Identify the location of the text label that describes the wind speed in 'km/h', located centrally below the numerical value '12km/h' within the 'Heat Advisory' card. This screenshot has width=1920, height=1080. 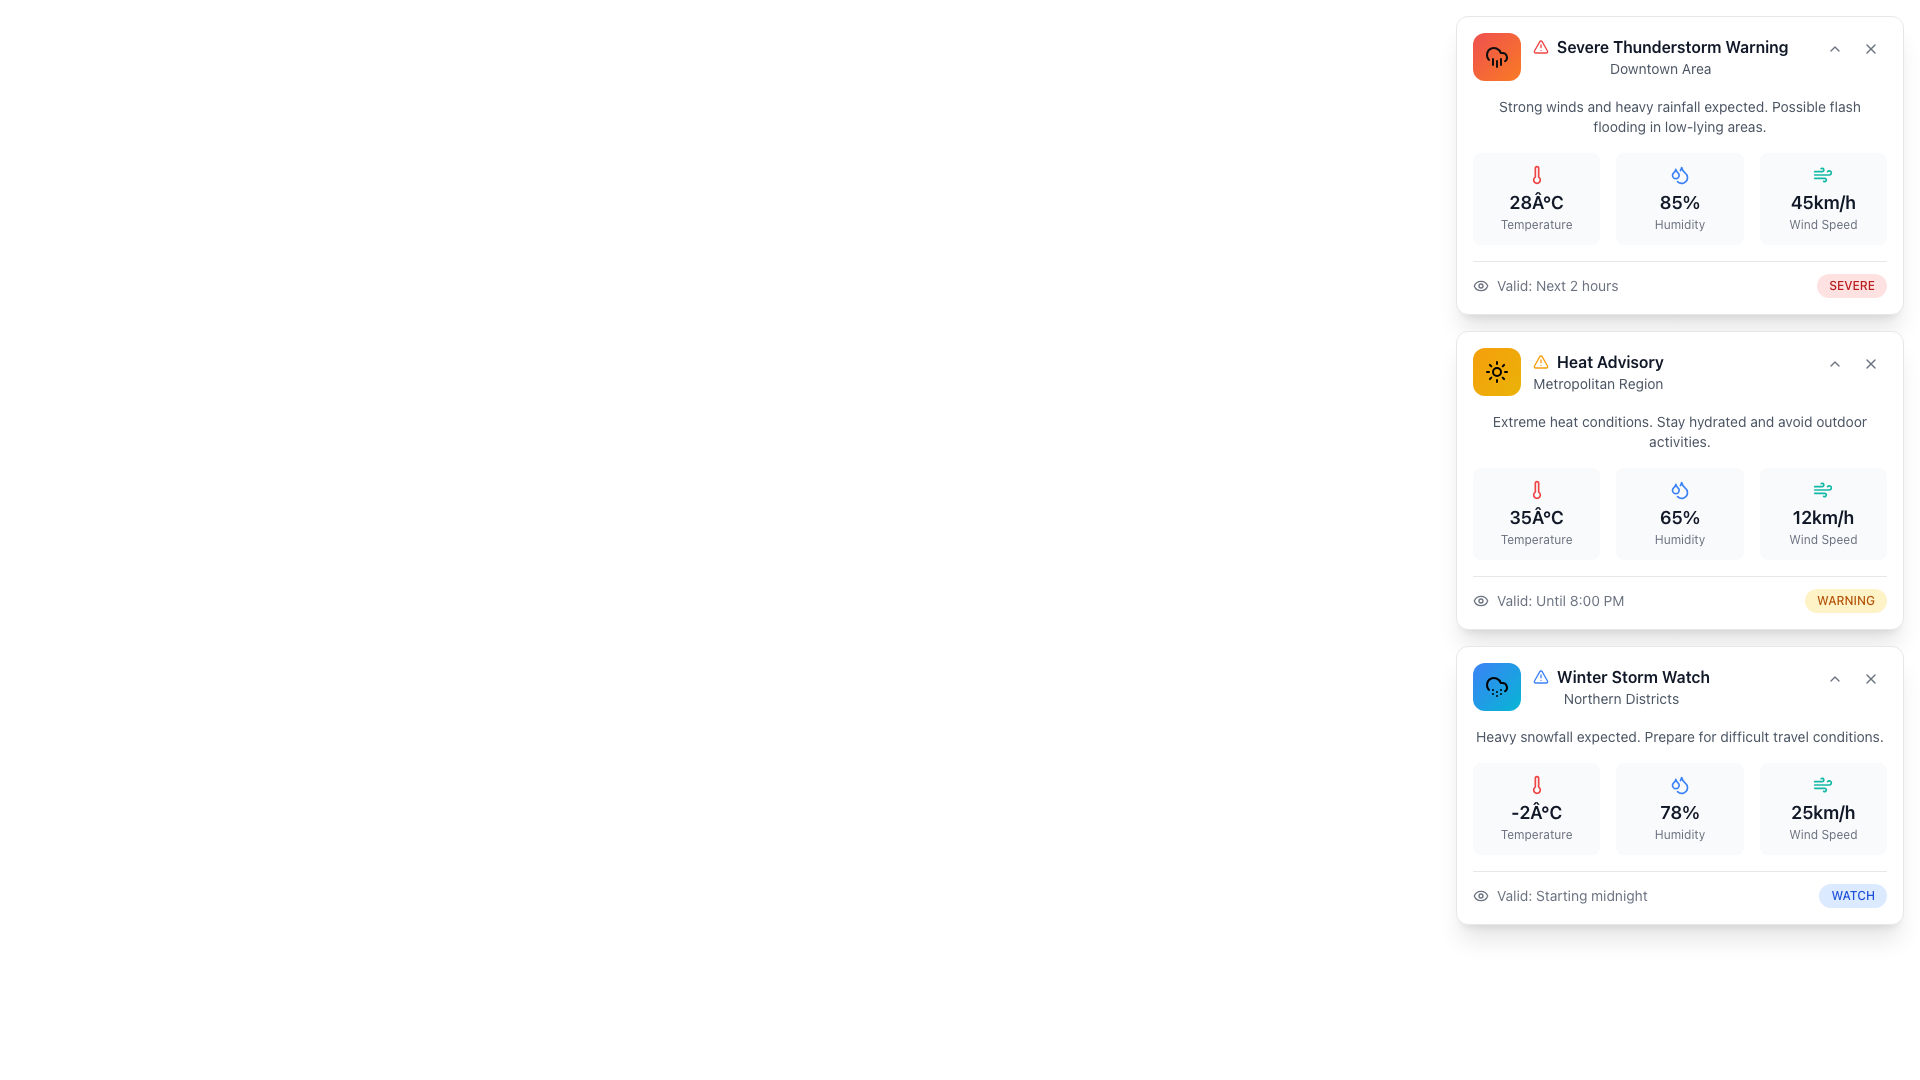
(1823, 540).